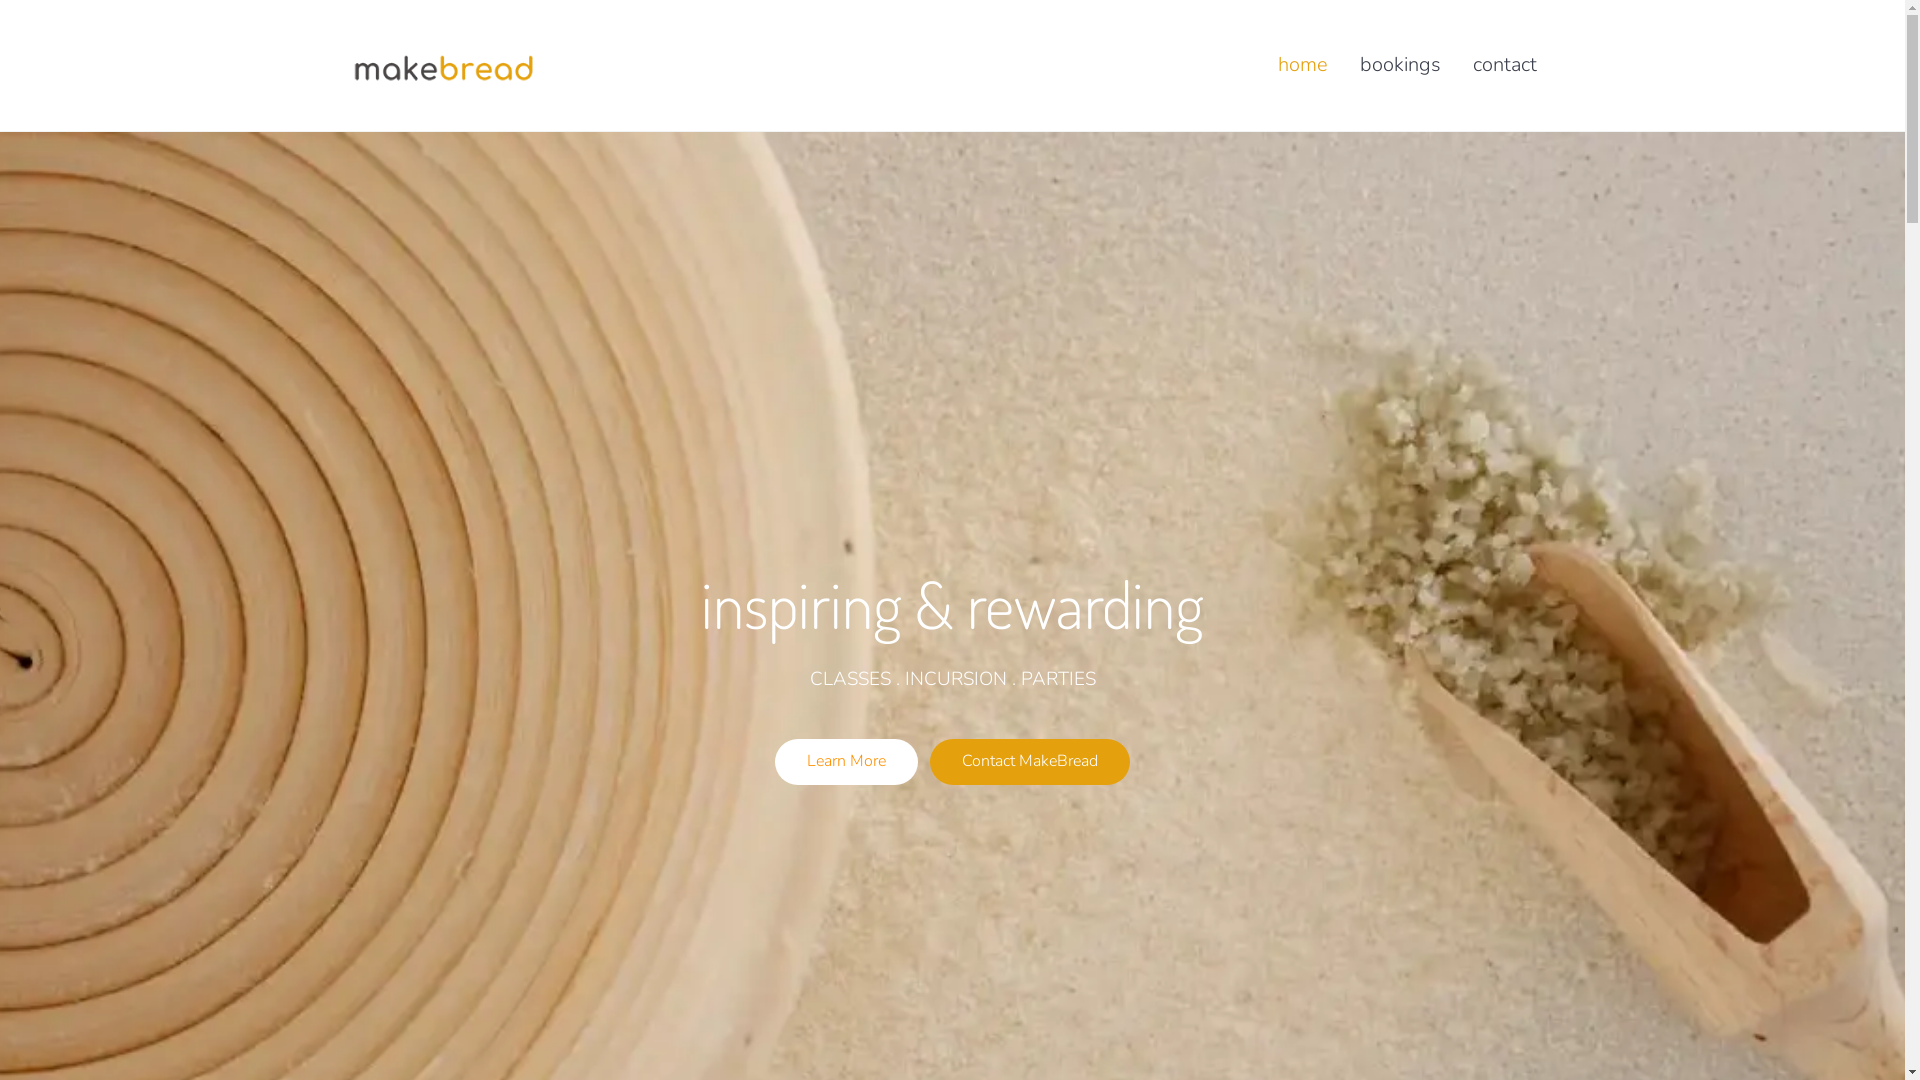  Describe the element at coordinates (1302, 64) in the screenshot. I see `'home'` at that location.